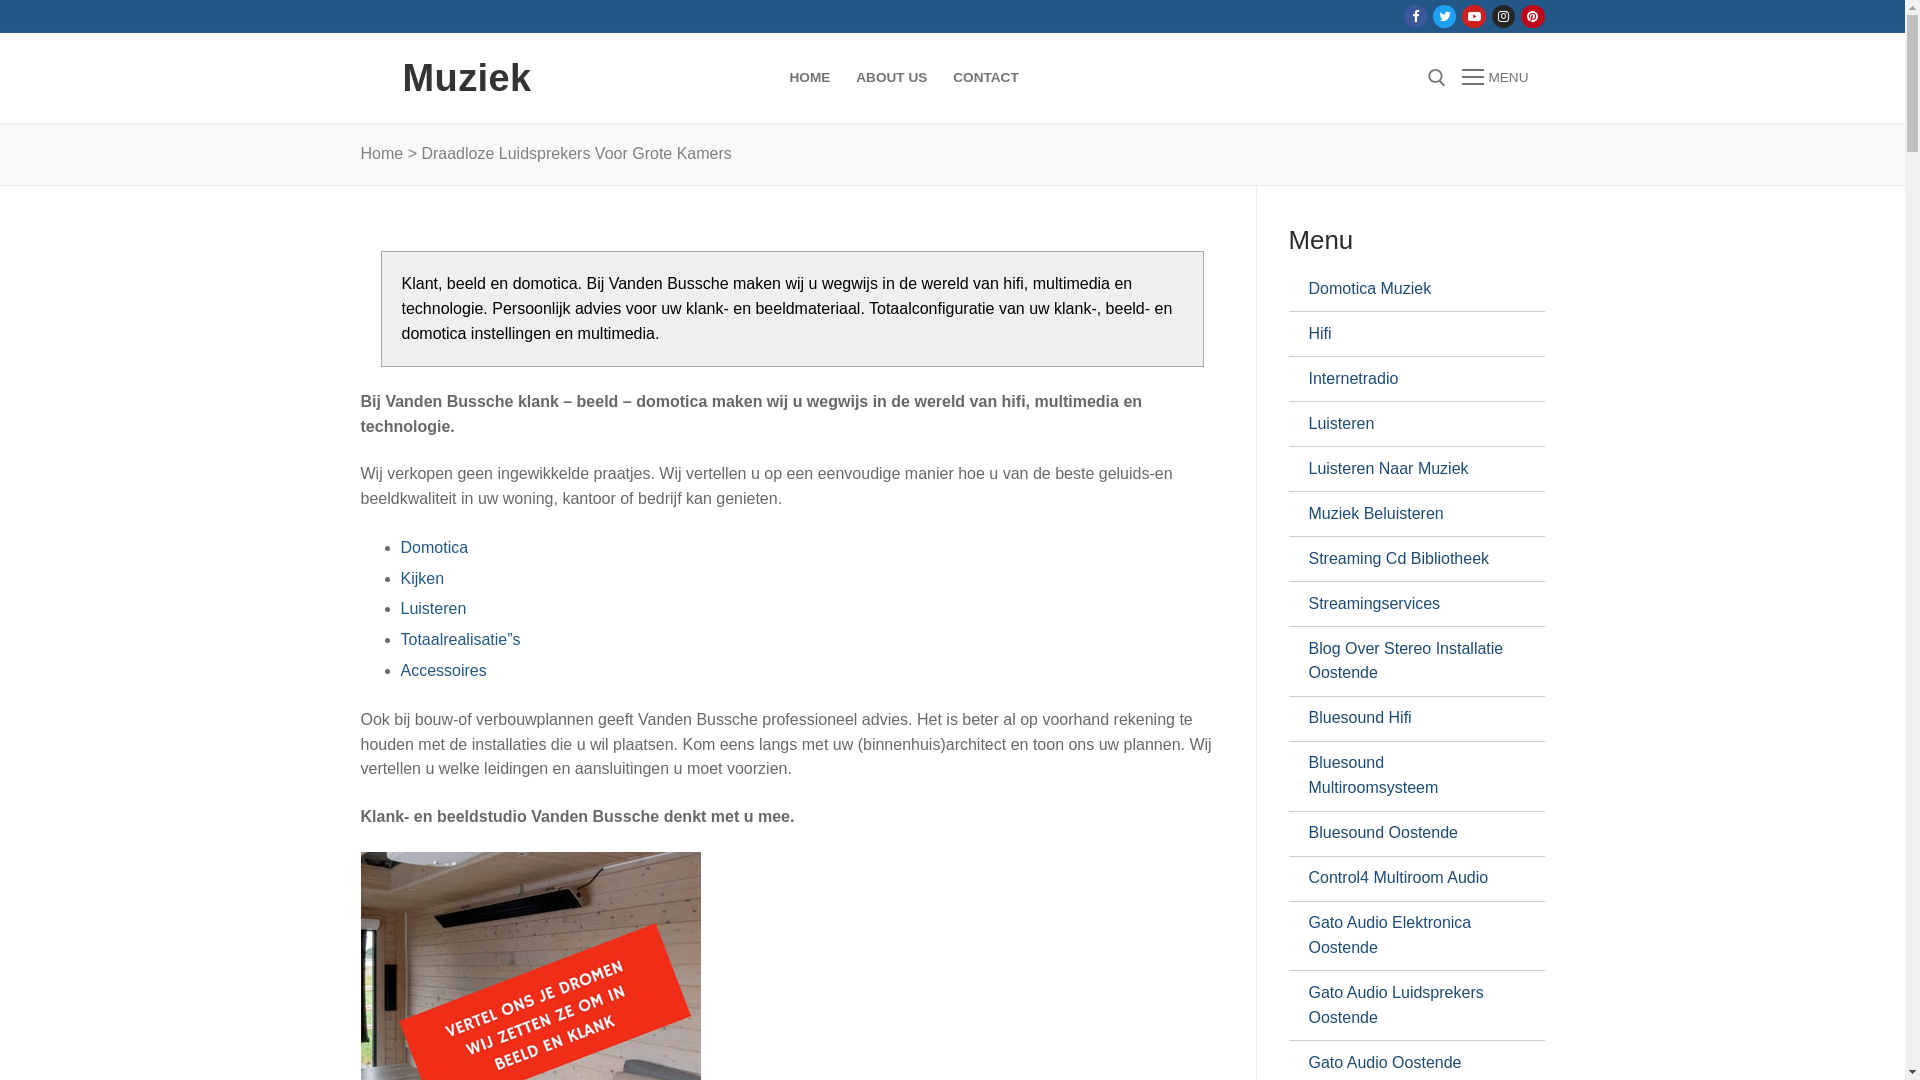  Describe the element at coordinates (421, 578) in the screenshot. I see `'Kijken'` at that location.